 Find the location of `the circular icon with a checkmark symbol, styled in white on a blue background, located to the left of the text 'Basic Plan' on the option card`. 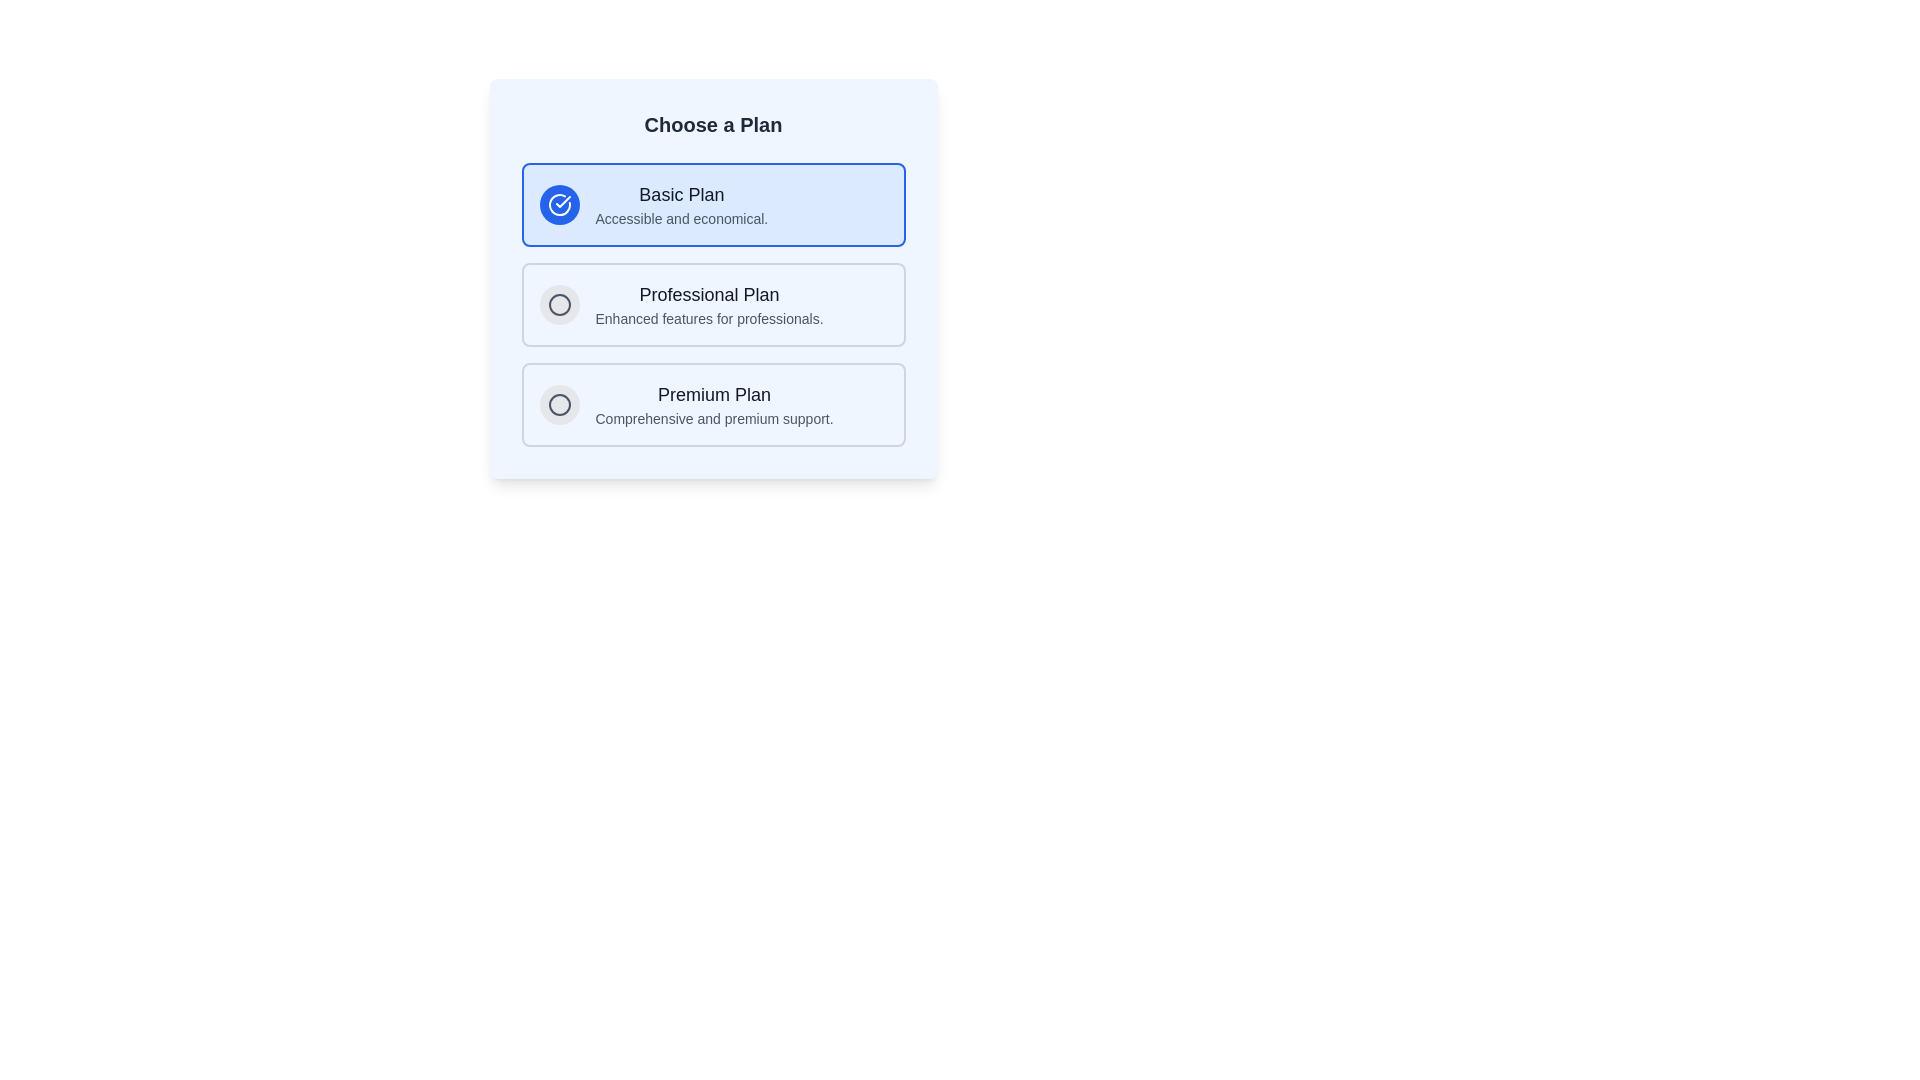

the circular icon with a checkmark symbol, styled in white on a blue background, located to the left of the text 'Basic Plan' on the option card is located at coordinates (559, 204).